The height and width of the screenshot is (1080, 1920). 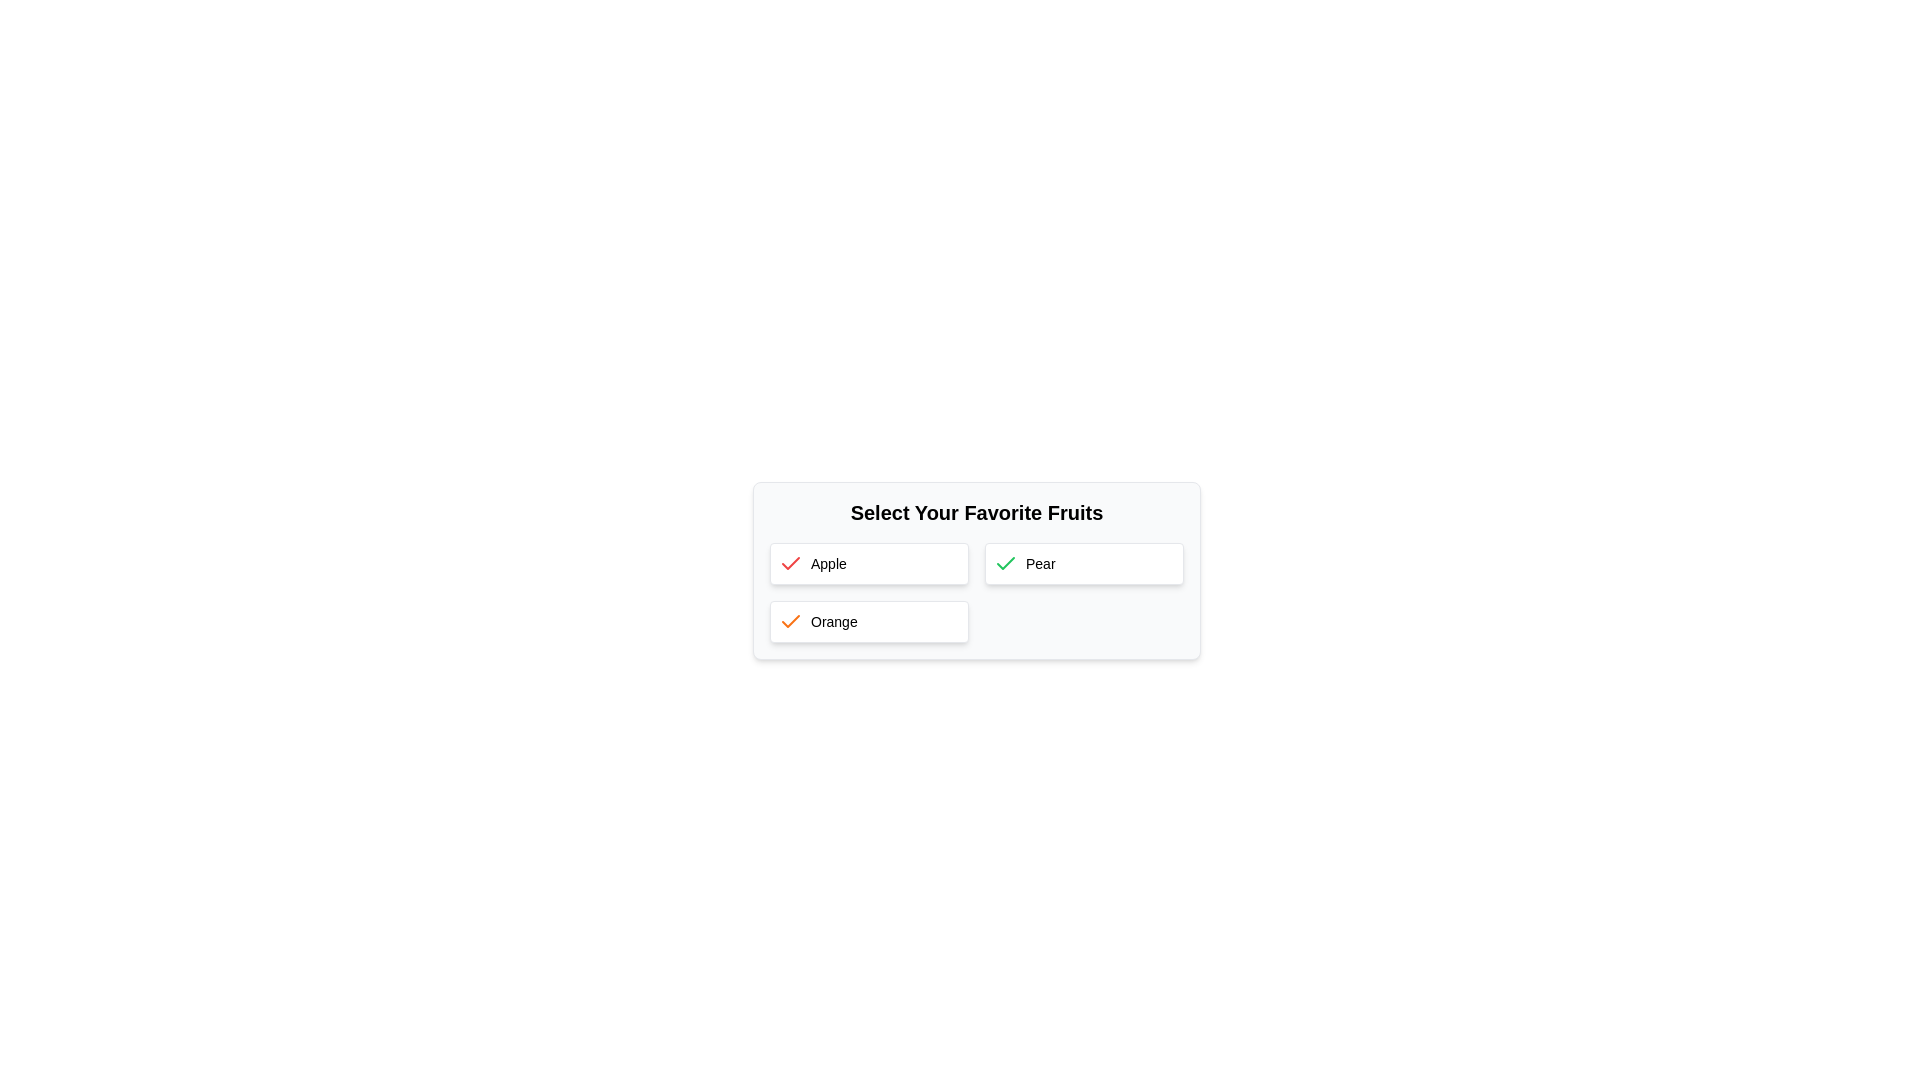 I want to click on the 'Apple' selection option box, which has a white background and a red checkmark icon on the left, so click(x=869, y=563).